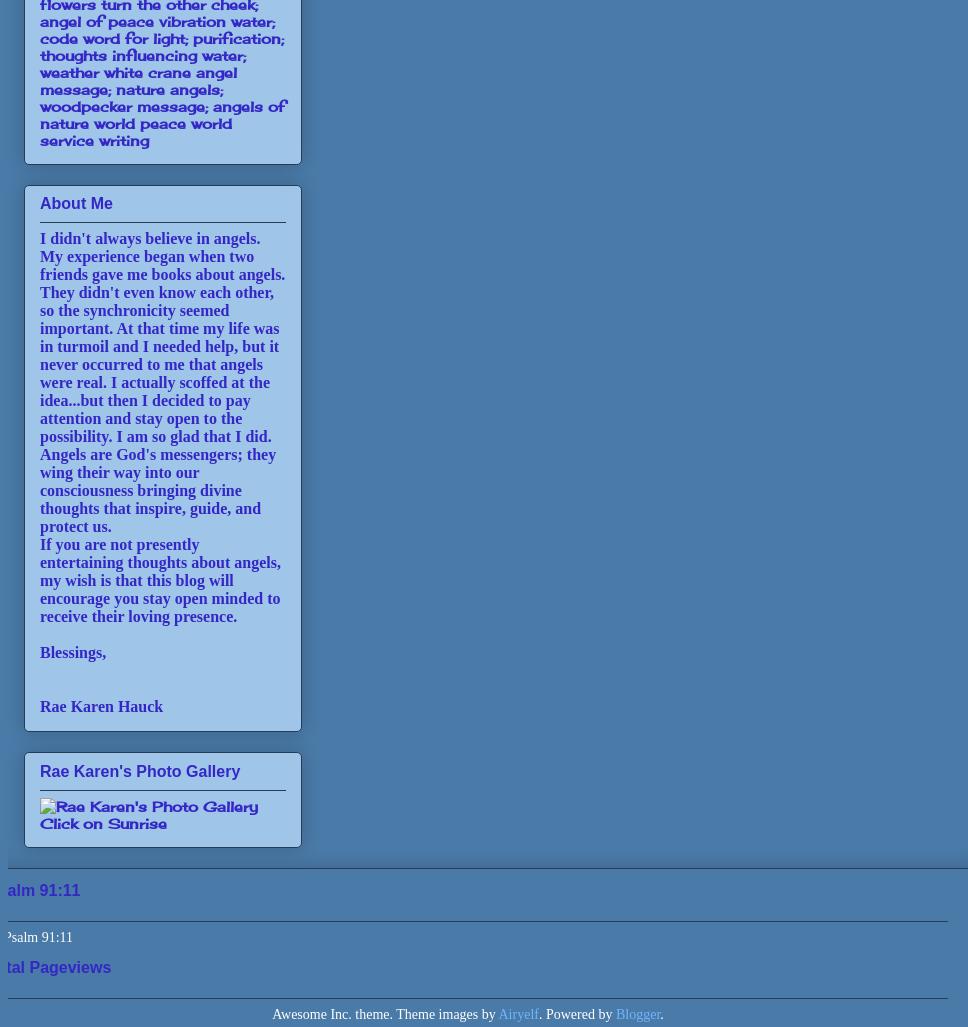 The height and width of the screenshot is (1027, 968). I want to click on 'About Me', so click(74, 202).